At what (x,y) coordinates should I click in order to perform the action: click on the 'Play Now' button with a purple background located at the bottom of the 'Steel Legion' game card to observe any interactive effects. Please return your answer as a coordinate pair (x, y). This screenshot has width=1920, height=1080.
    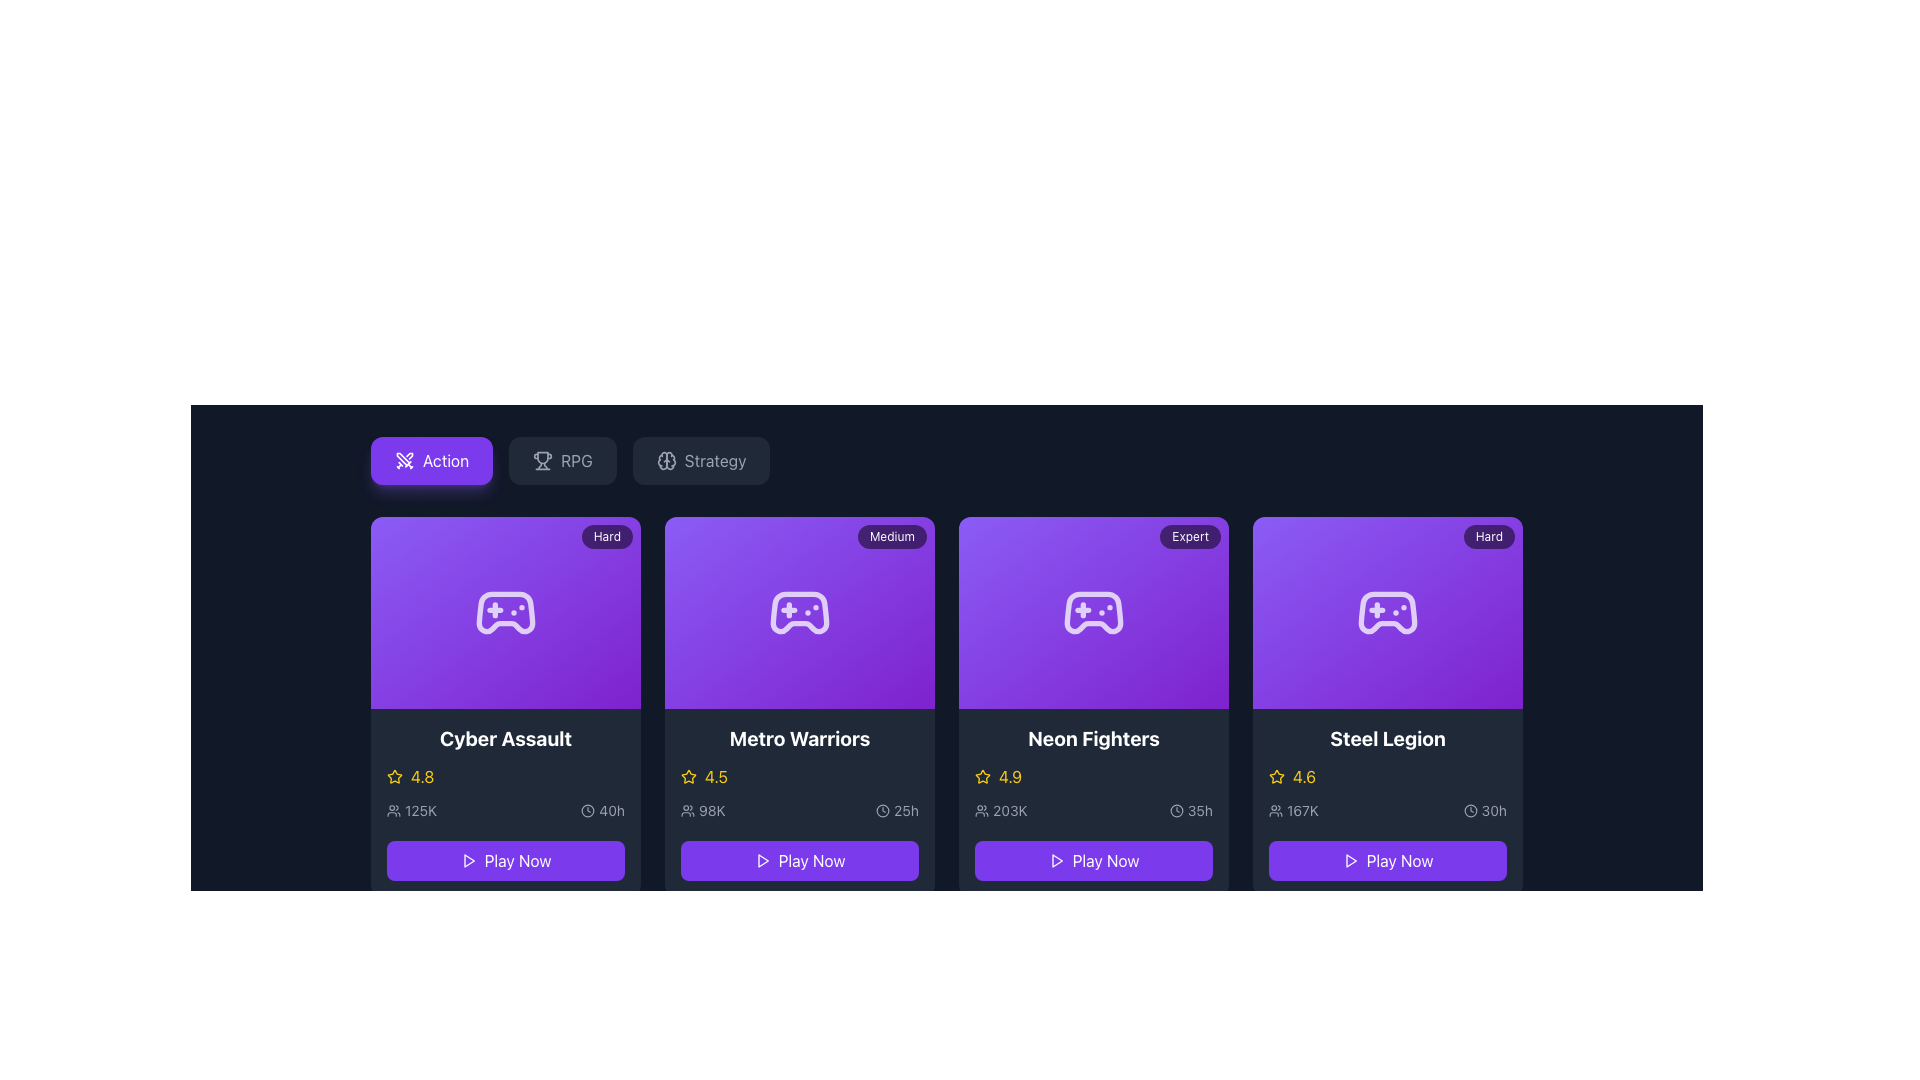
    Looking at the image, I should click on (1386, 855).